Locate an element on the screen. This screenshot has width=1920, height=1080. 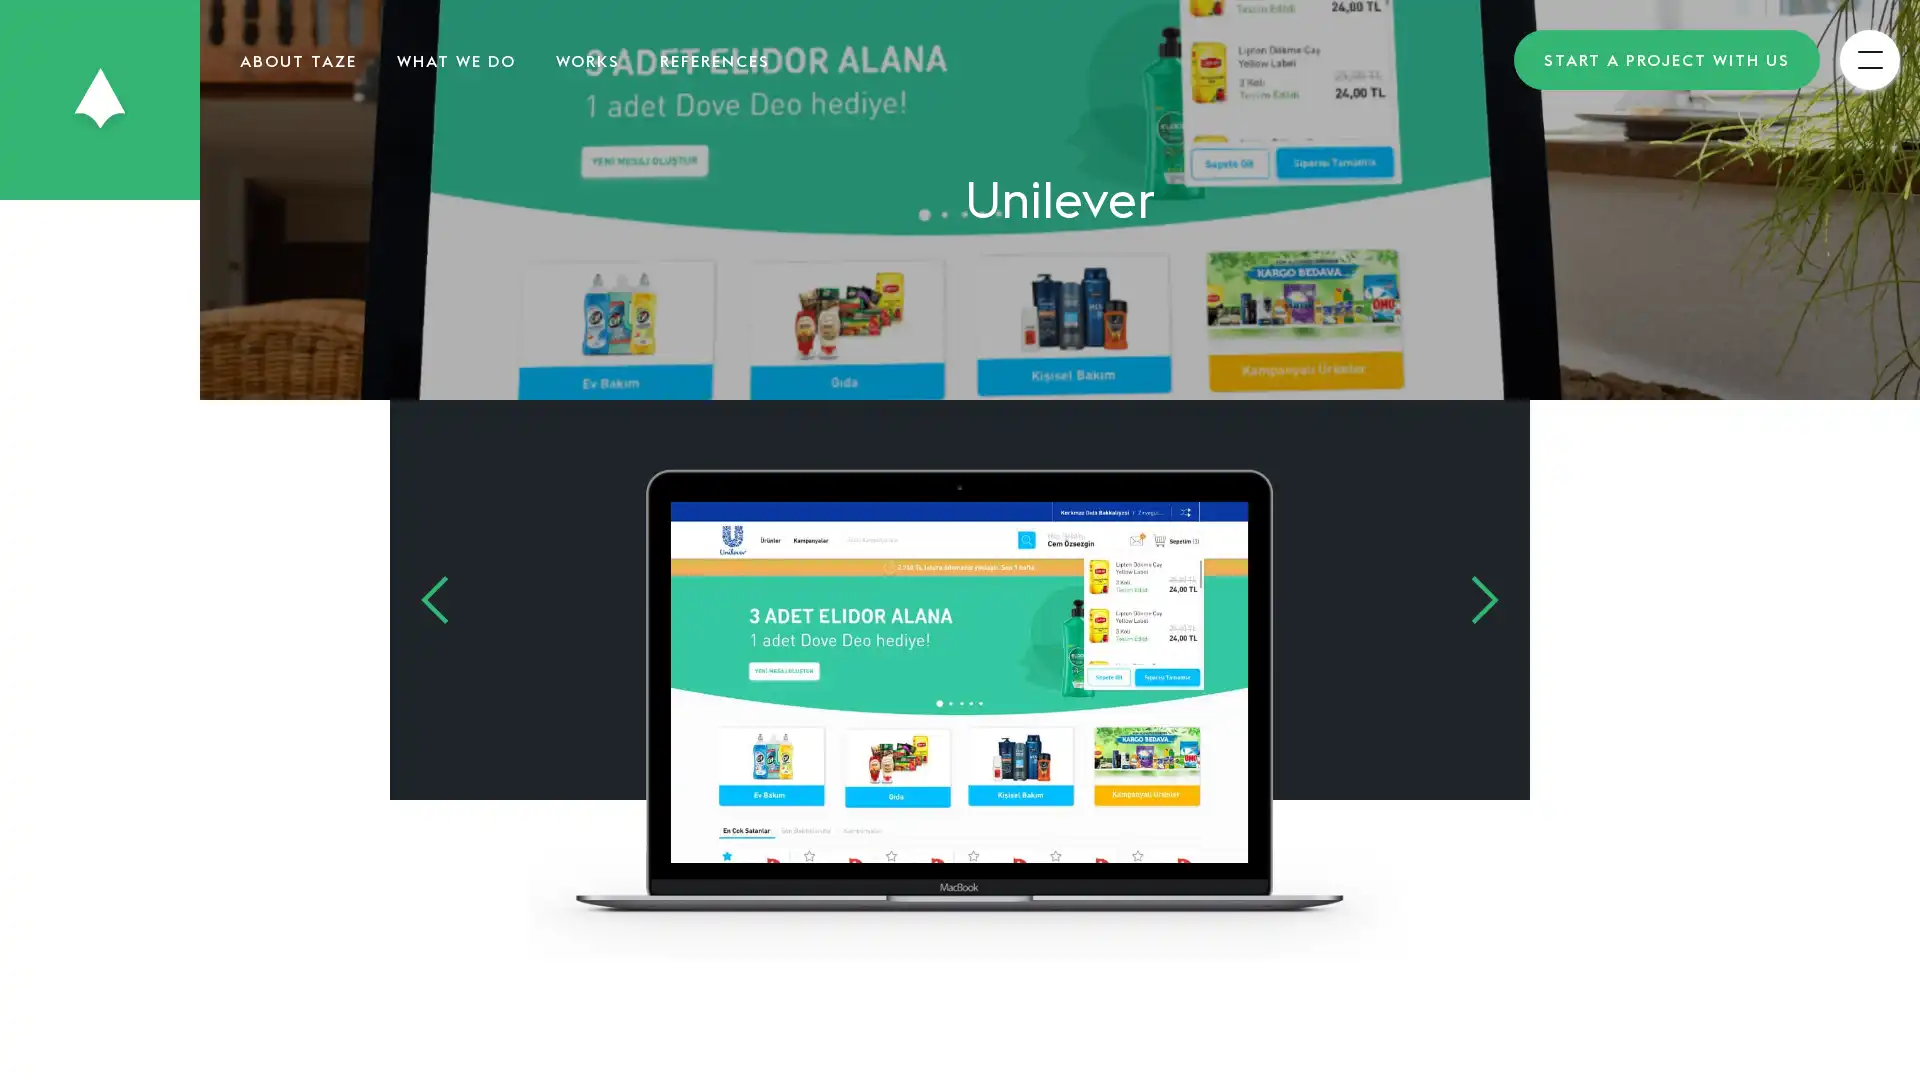
Next is located at coordinates (1484, 599).